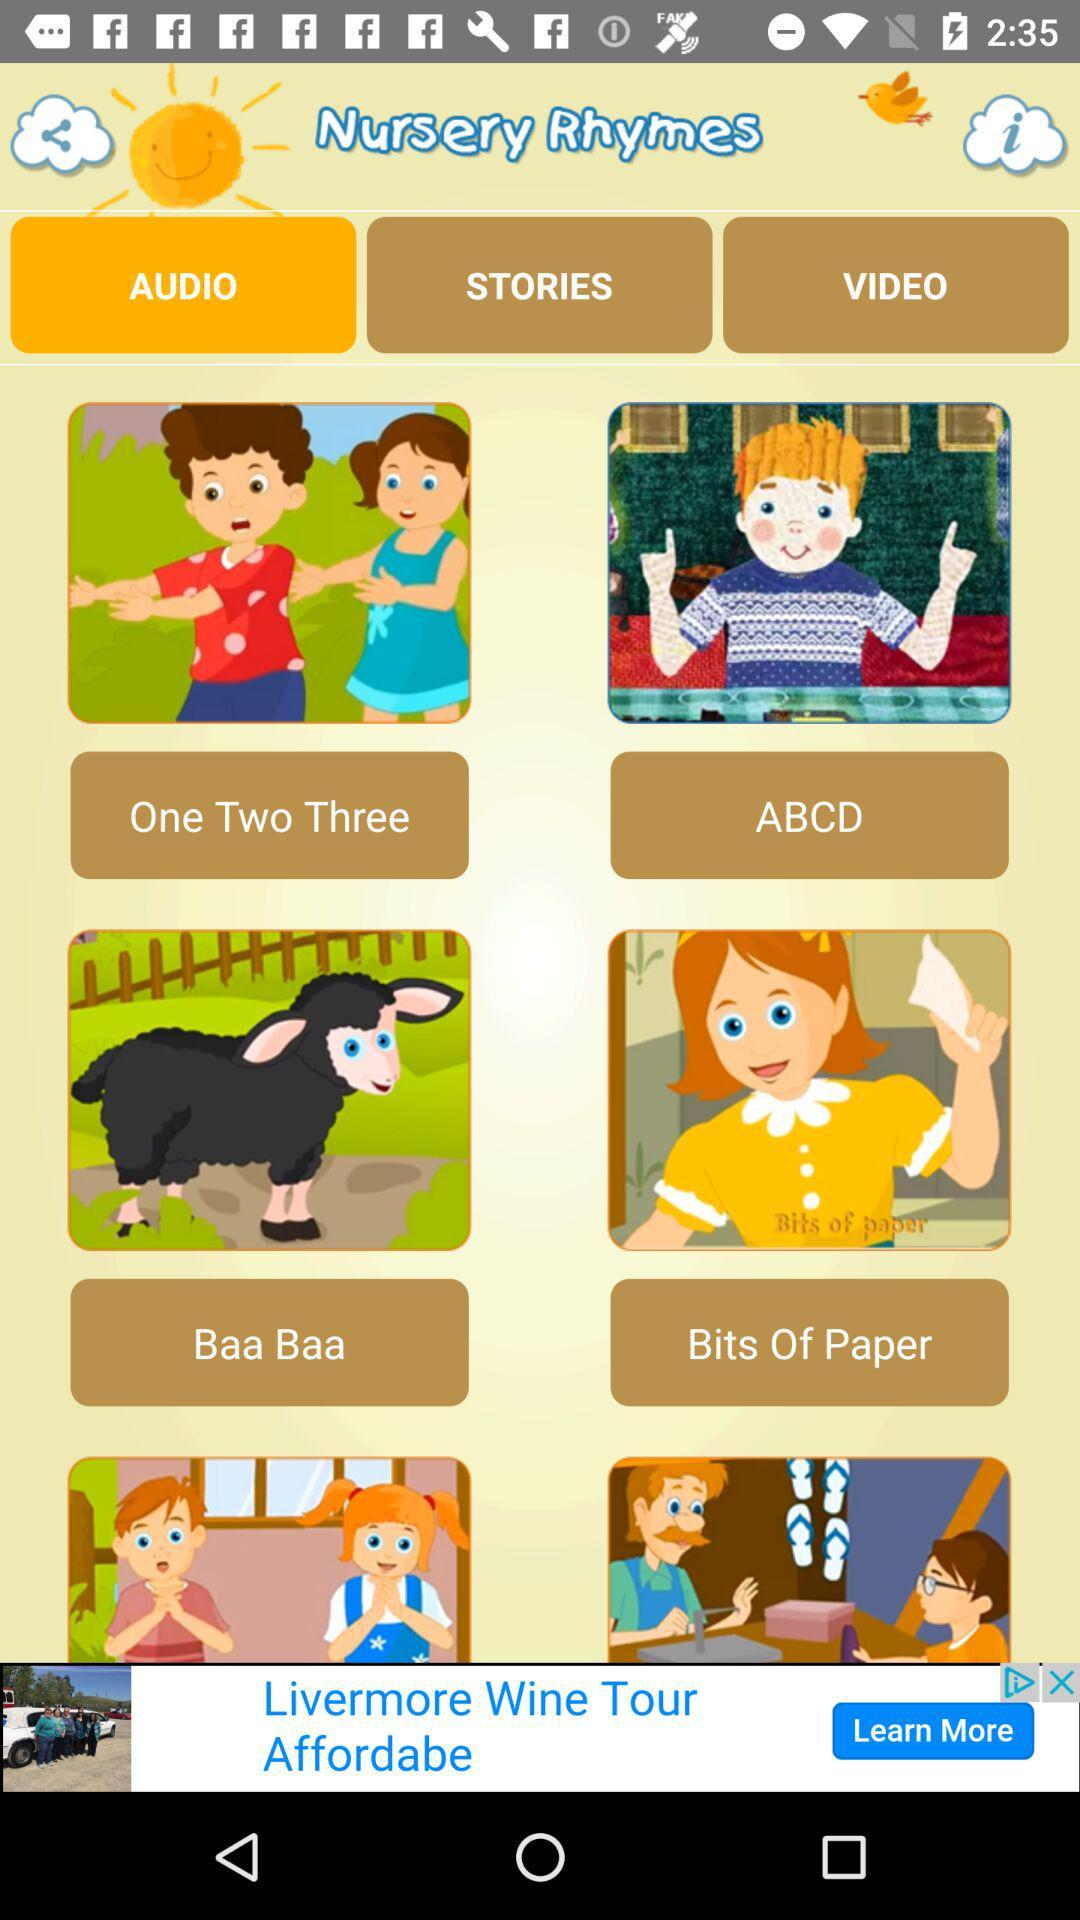 Image resolution: width=1080 pixels, height=1920 pixels. I want to click on share, so click(62, 135).